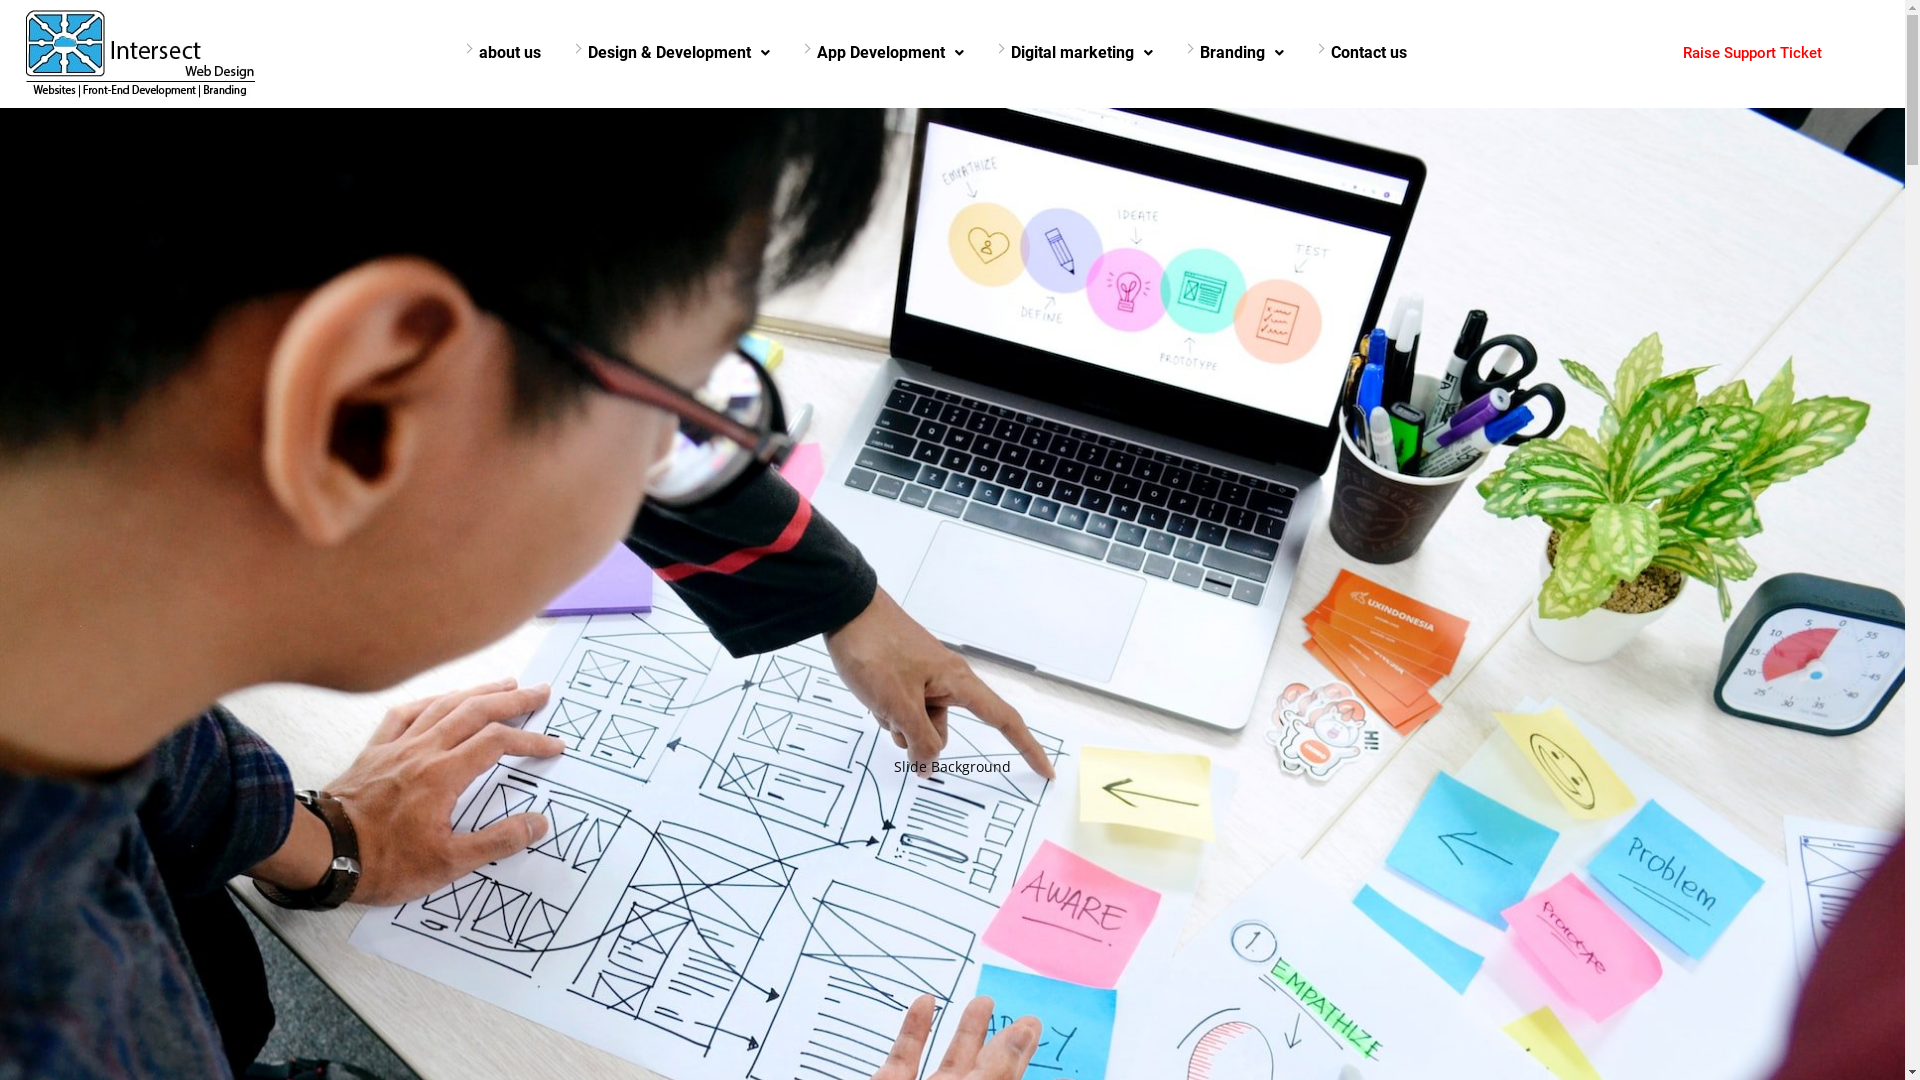 The width and height of the screenshot is (1920, 1080). Describe the element at coordinates (801, 52) in the screenshot. I see `'App Development'` at that location.